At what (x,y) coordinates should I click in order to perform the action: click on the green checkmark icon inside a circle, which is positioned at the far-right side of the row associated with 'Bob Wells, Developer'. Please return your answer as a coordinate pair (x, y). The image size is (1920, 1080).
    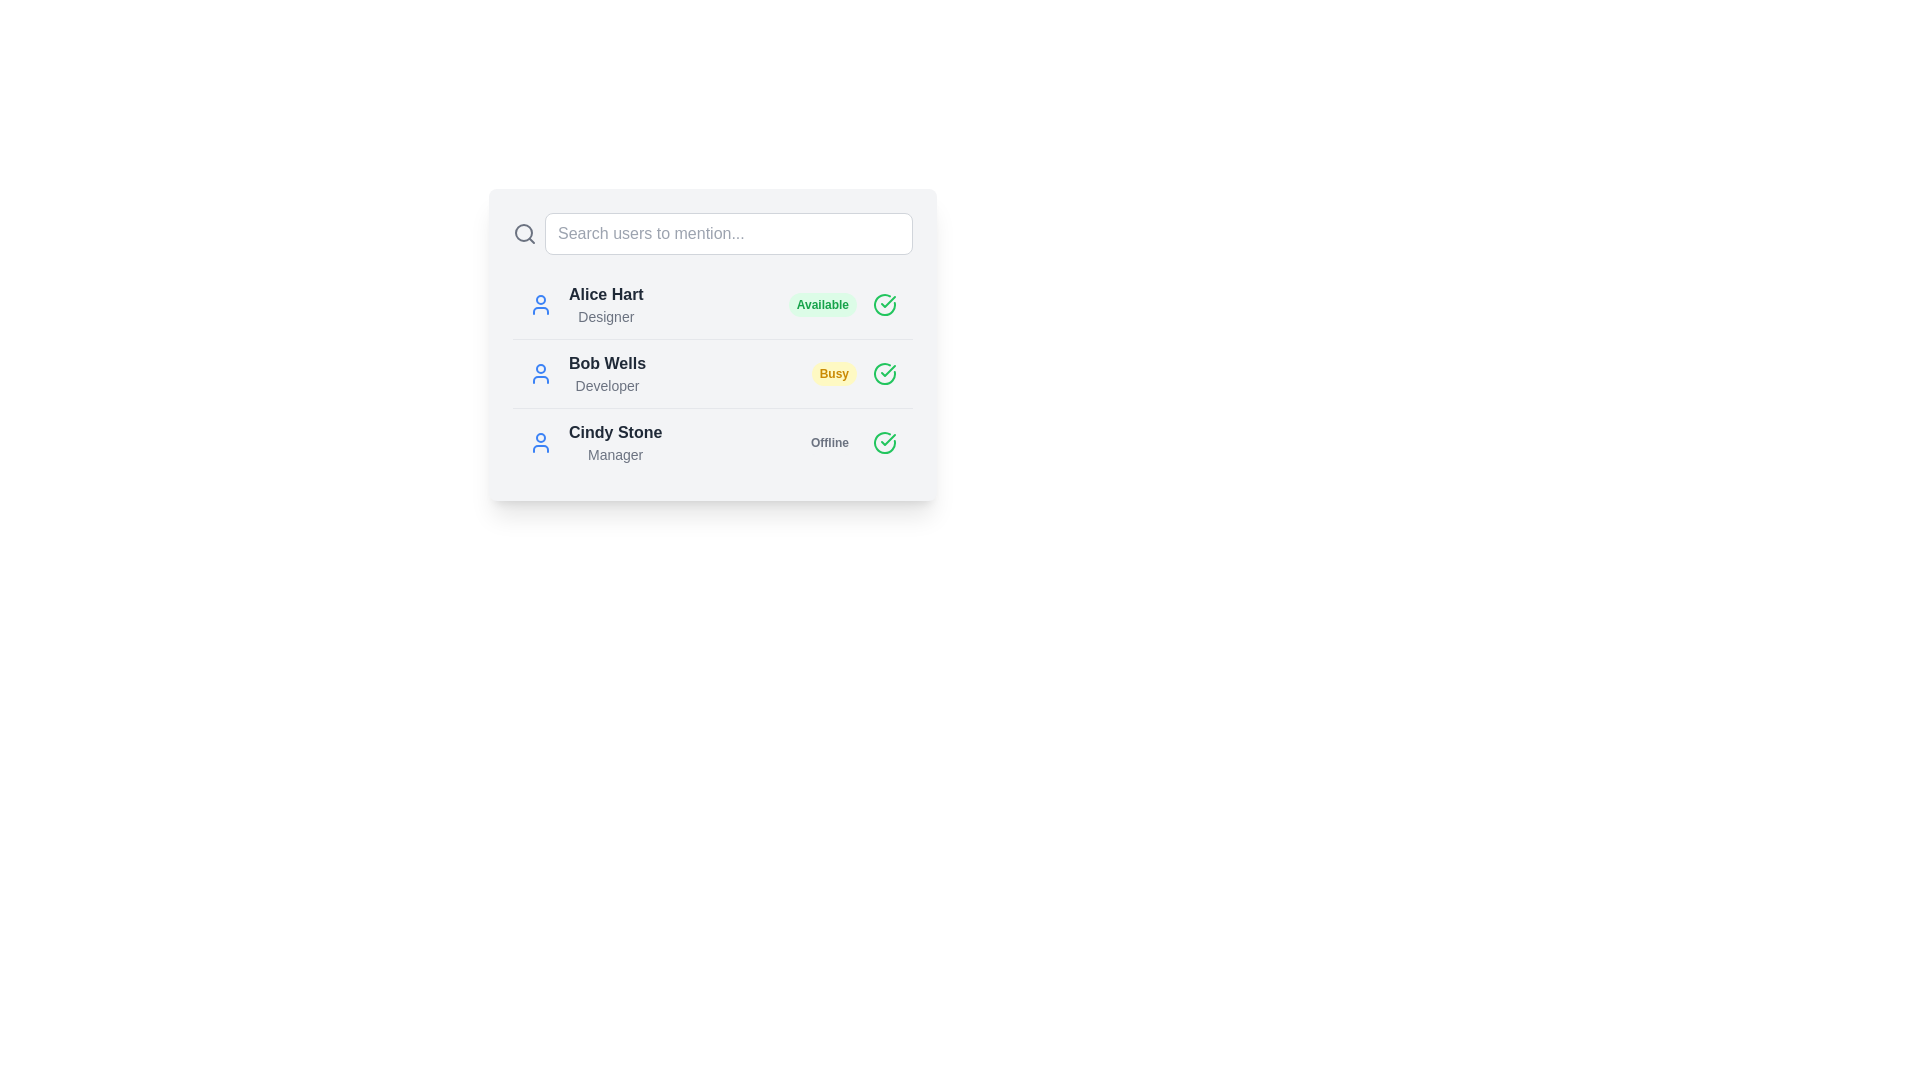
    Looking at the image, I should click on (883, 374).